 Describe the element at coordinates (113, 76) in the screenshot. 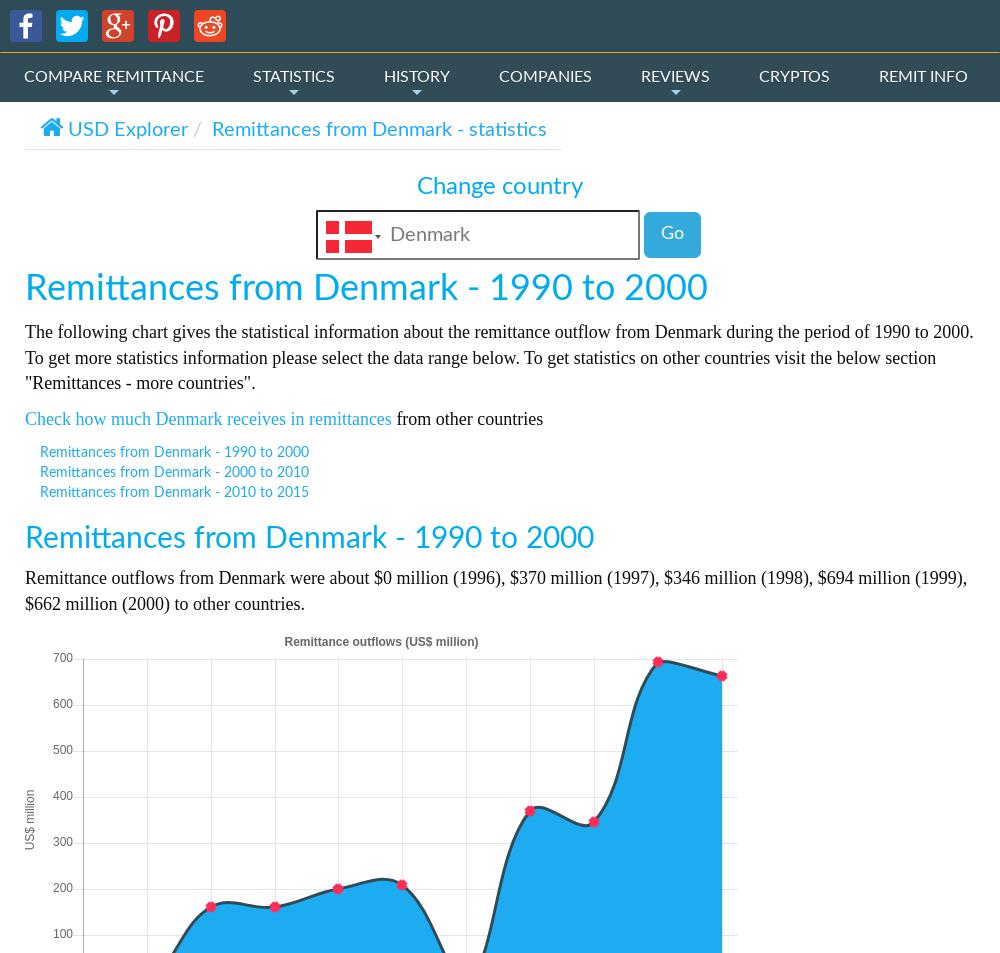

I see `'COMPARE REMITTANCE'` at that location.